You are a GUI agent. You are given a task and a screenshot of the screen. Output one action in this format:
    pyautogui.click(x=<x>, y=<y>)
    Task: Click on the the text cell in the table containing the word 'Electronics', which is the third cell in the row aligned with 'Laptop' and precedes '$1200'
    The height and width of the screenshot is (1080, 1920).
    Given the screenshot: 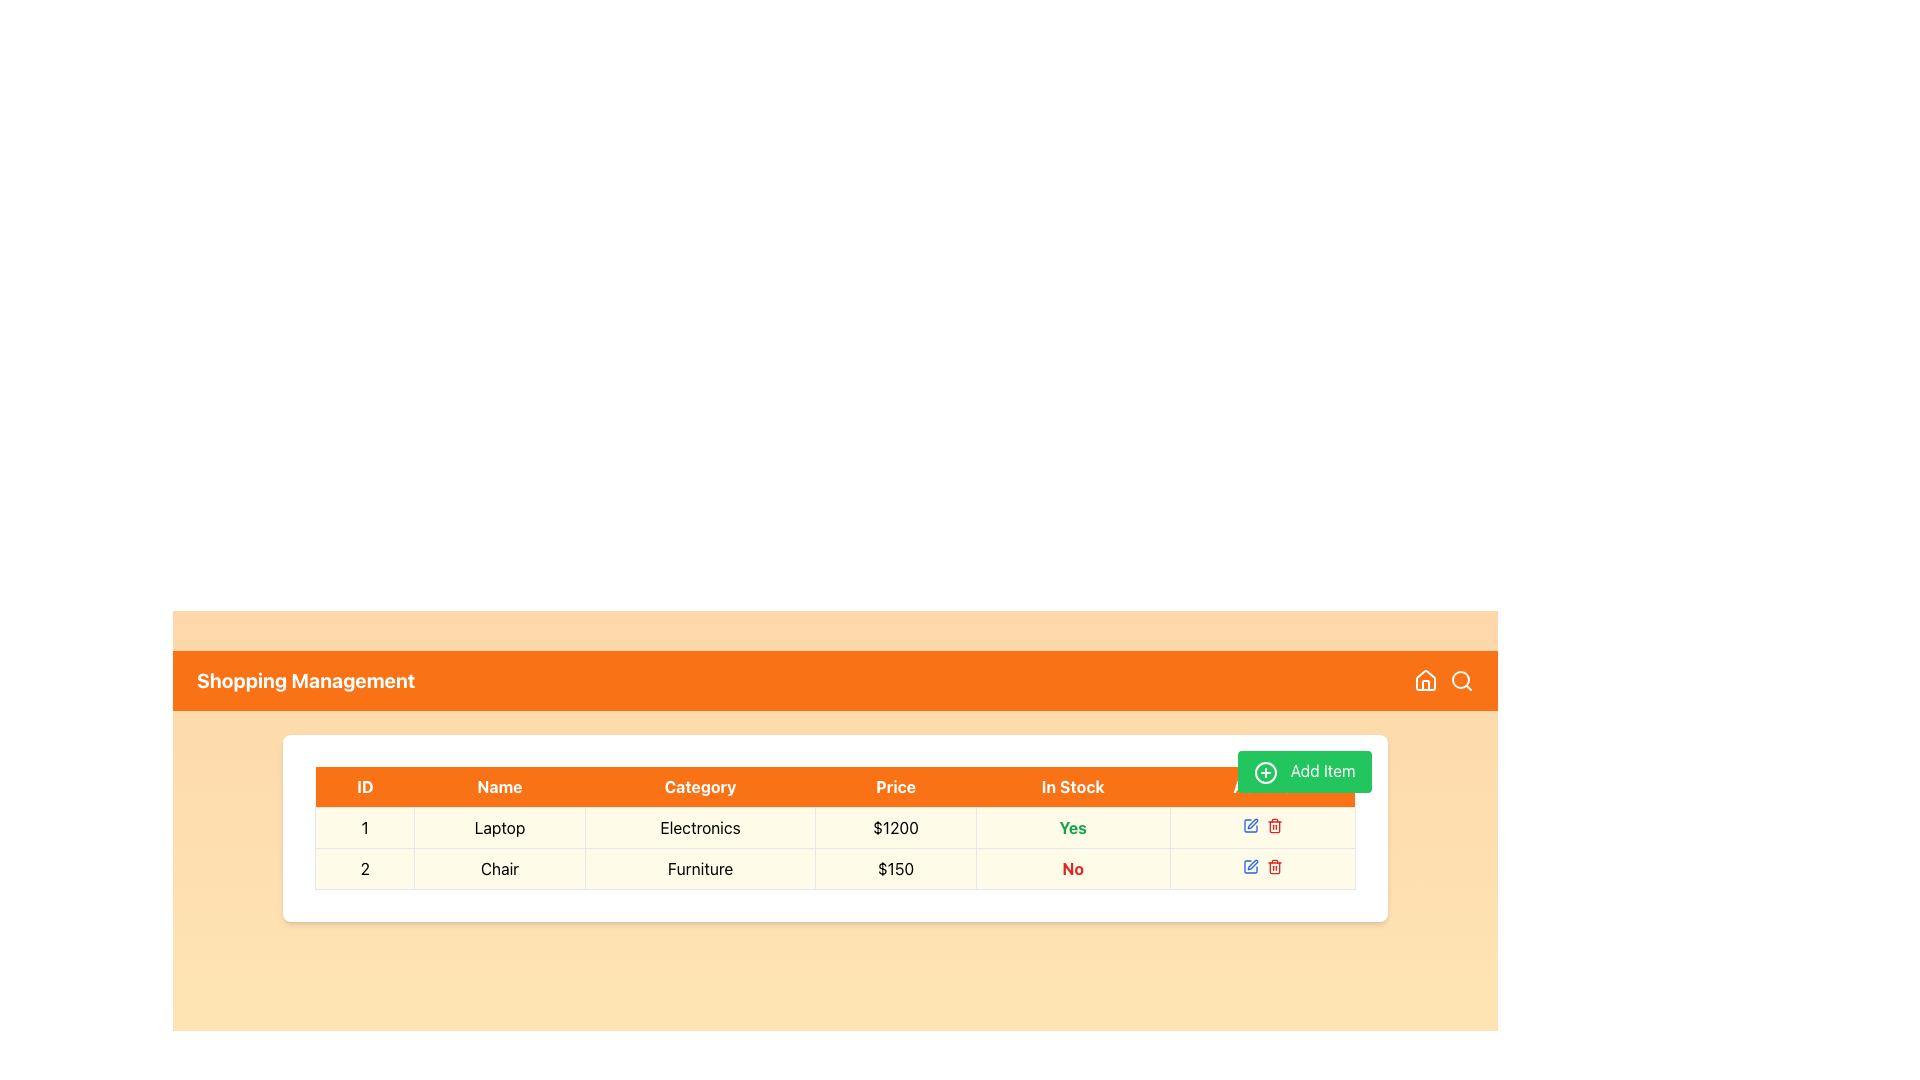 What is the action you would take?
    pyautogui.click(x=700, y=828)
    